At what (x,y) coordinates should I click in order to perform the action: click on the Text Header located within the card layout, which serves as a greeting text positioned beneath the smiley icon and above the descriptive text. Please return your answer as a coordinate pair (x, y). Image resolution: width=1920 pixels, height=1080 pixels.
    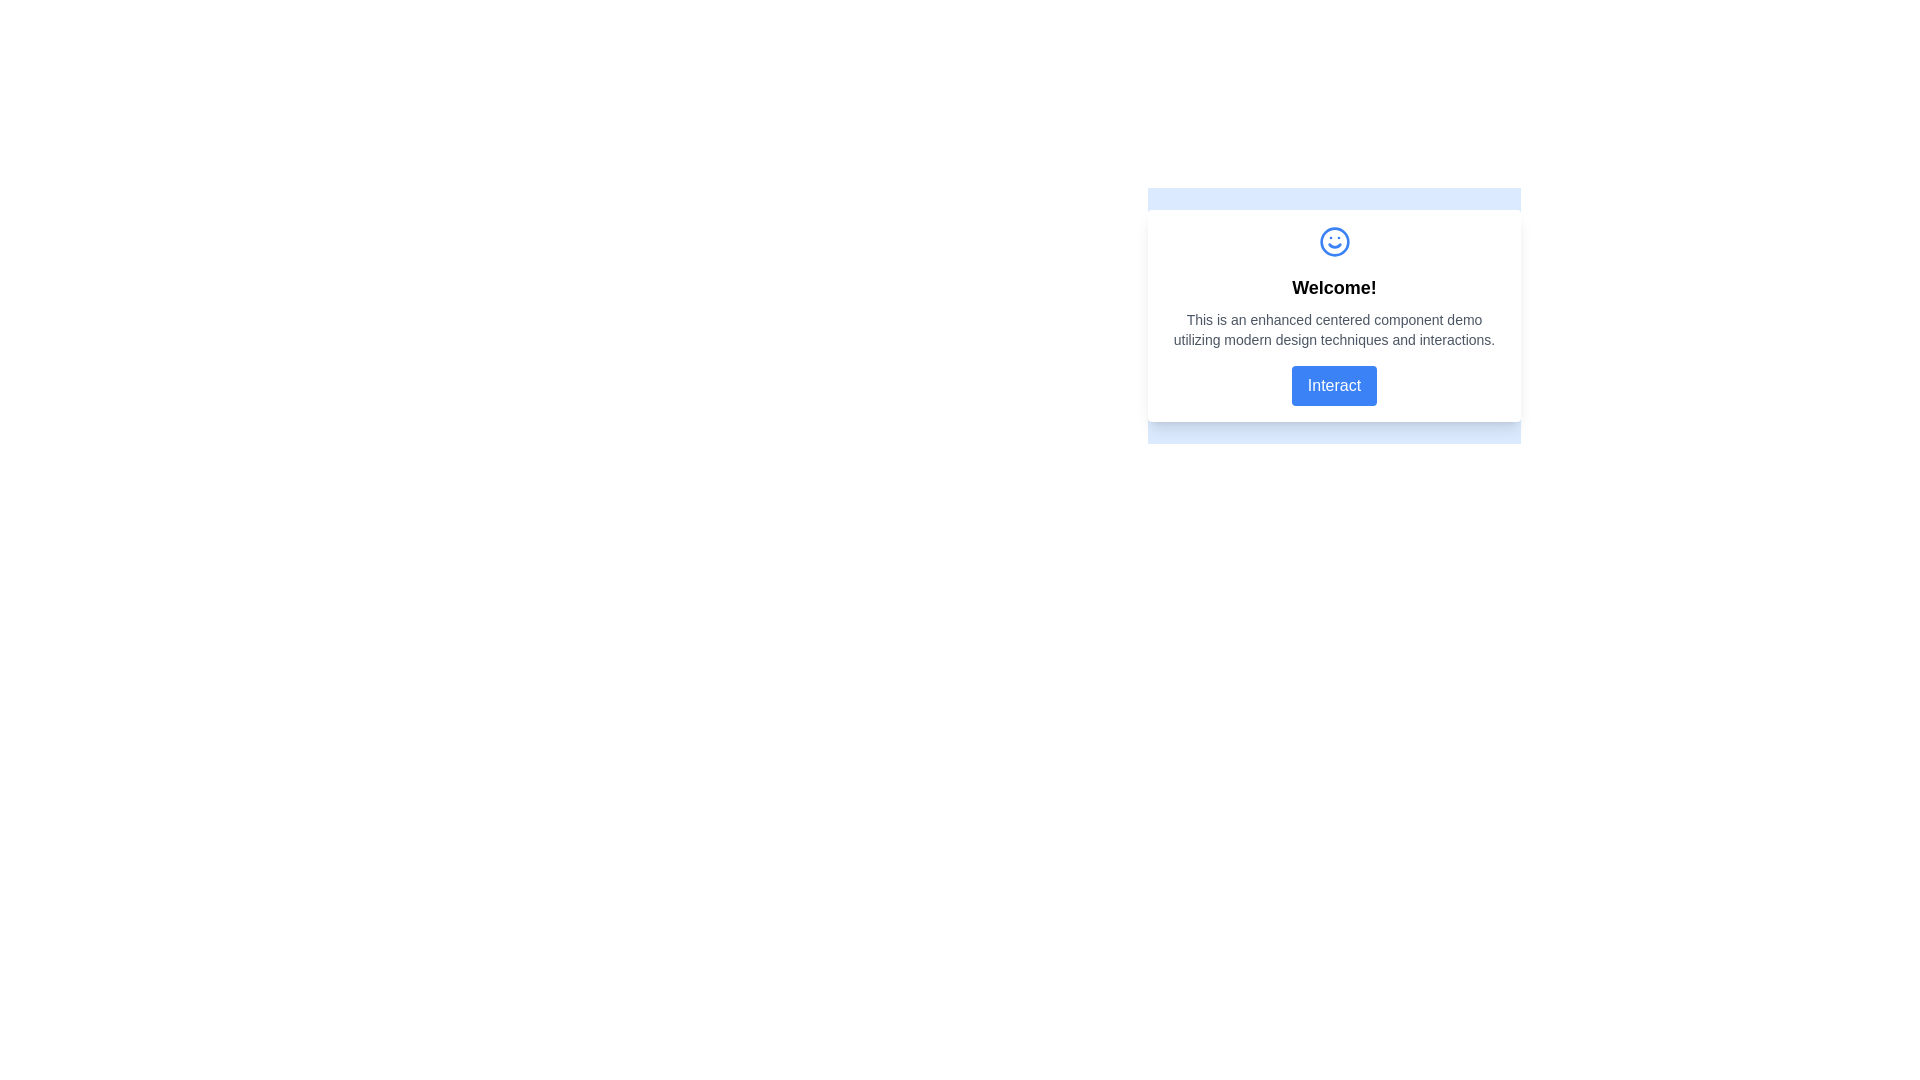
    Looking at the image, I should click on (1334, 288).